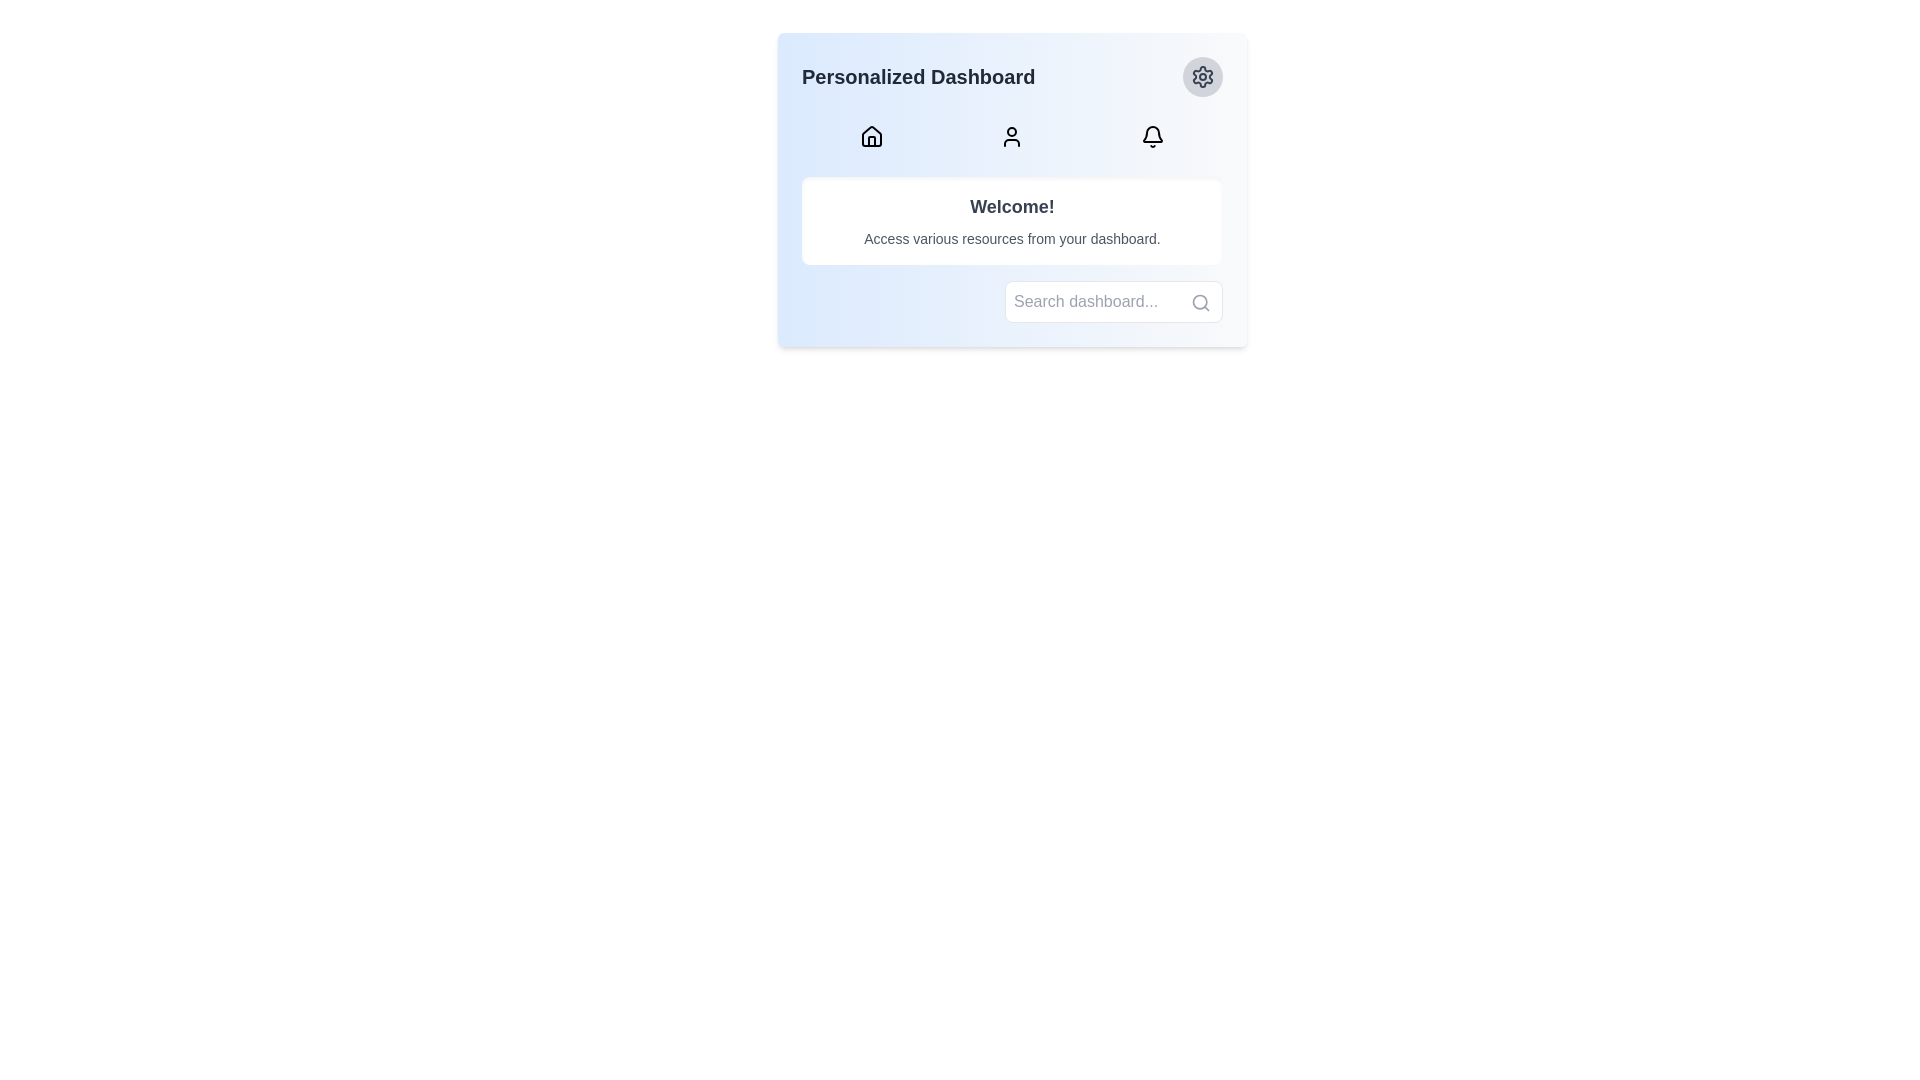  What do you see at coordinates (1200, 302) in the screenshot?
I see `the circular decorative component representing the magnifying glass lens in the bottom-right corner of the search field` at bounding box center [1200, 302].